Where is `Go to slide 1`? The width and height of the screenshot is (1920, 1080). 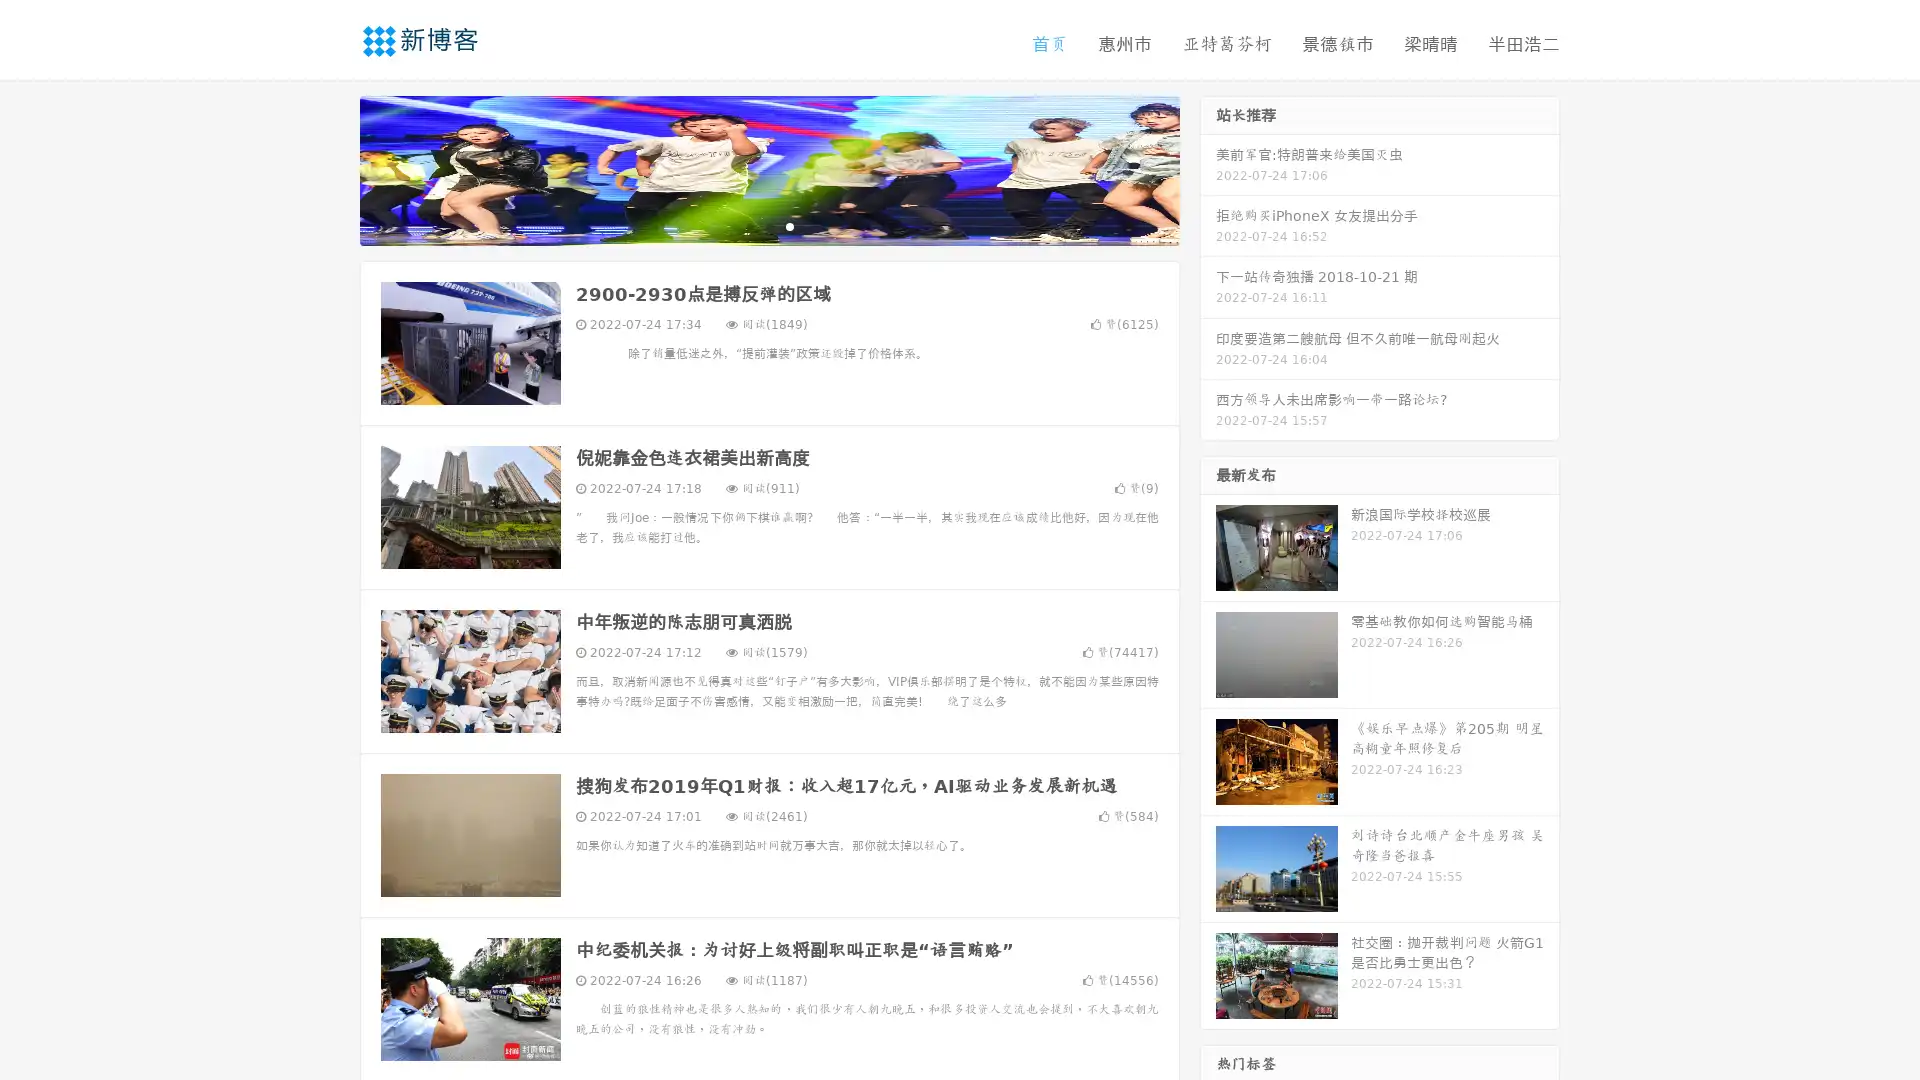 Go to slide 1 is located at coordinates (748, 225).